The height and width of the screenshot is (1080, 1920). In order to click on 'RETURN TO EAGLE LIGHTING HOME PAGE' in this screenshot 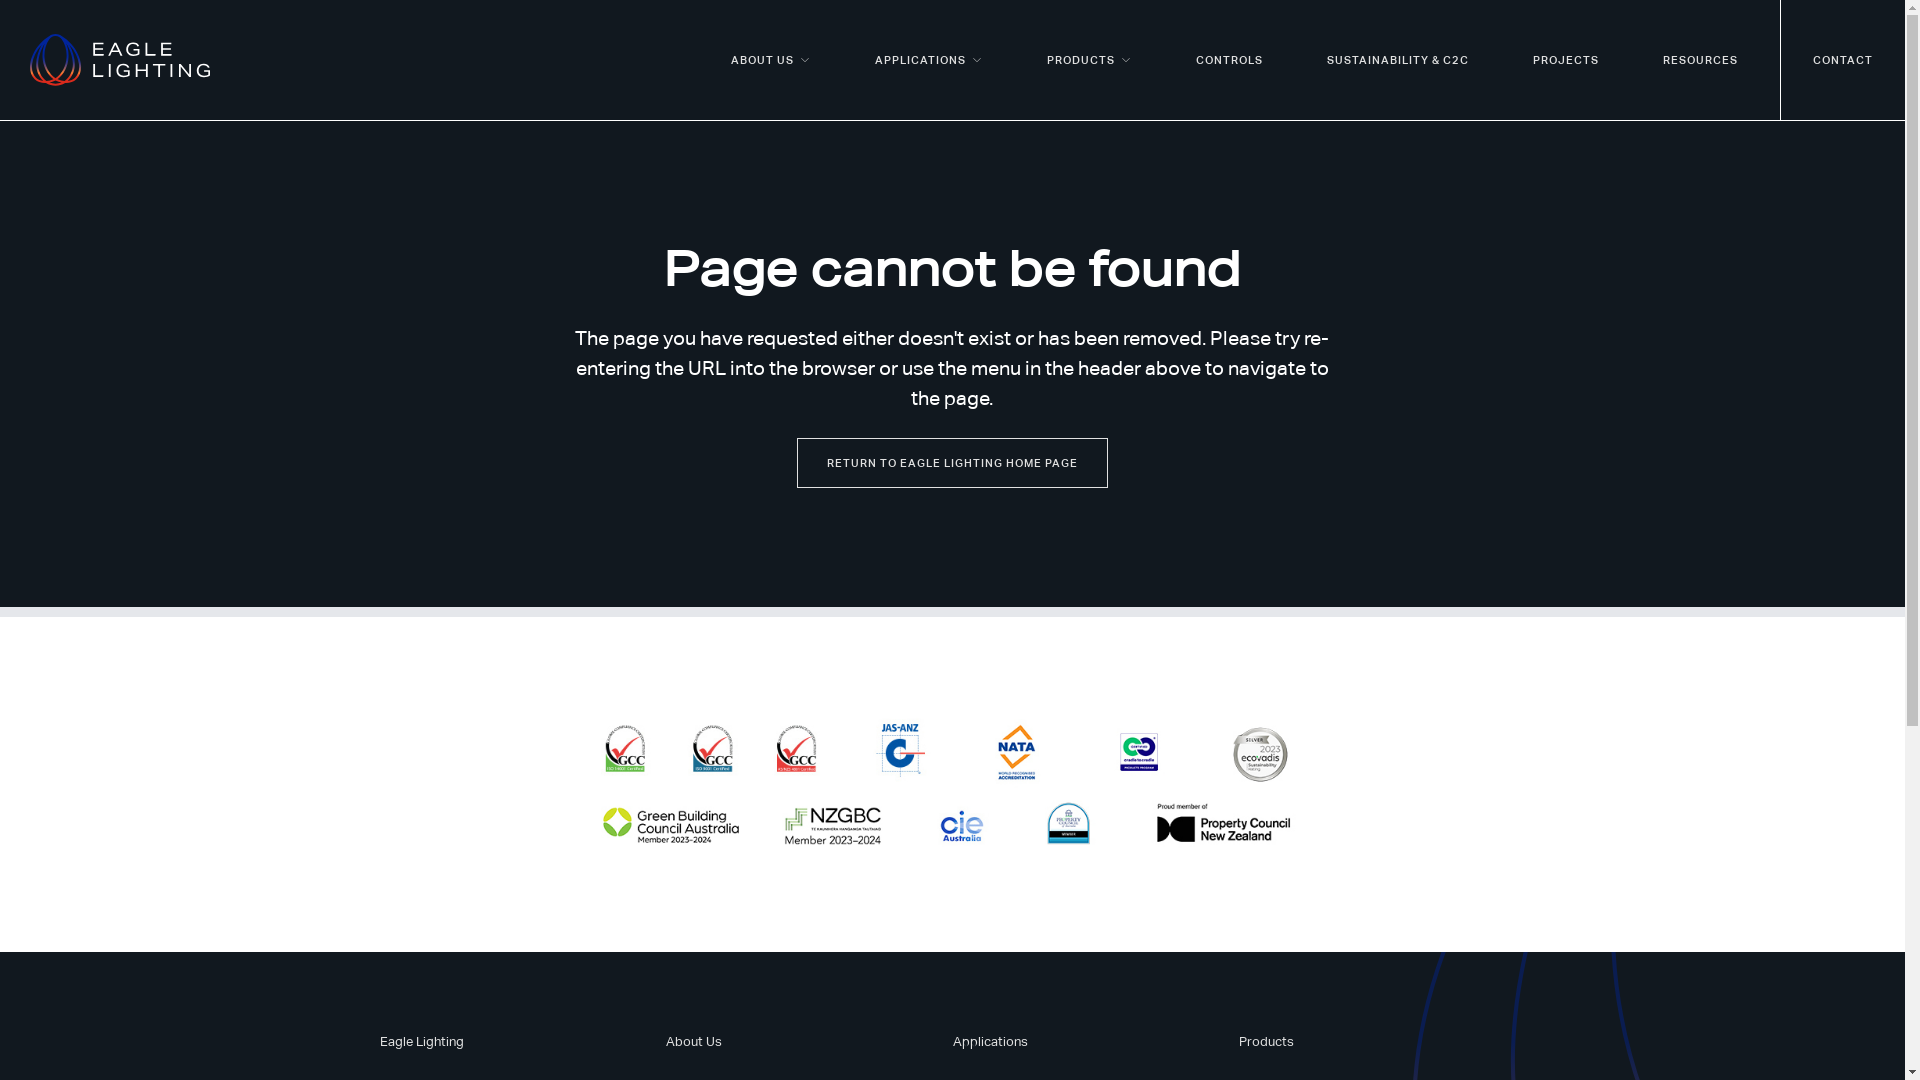, I will do `click(951, 462)`.